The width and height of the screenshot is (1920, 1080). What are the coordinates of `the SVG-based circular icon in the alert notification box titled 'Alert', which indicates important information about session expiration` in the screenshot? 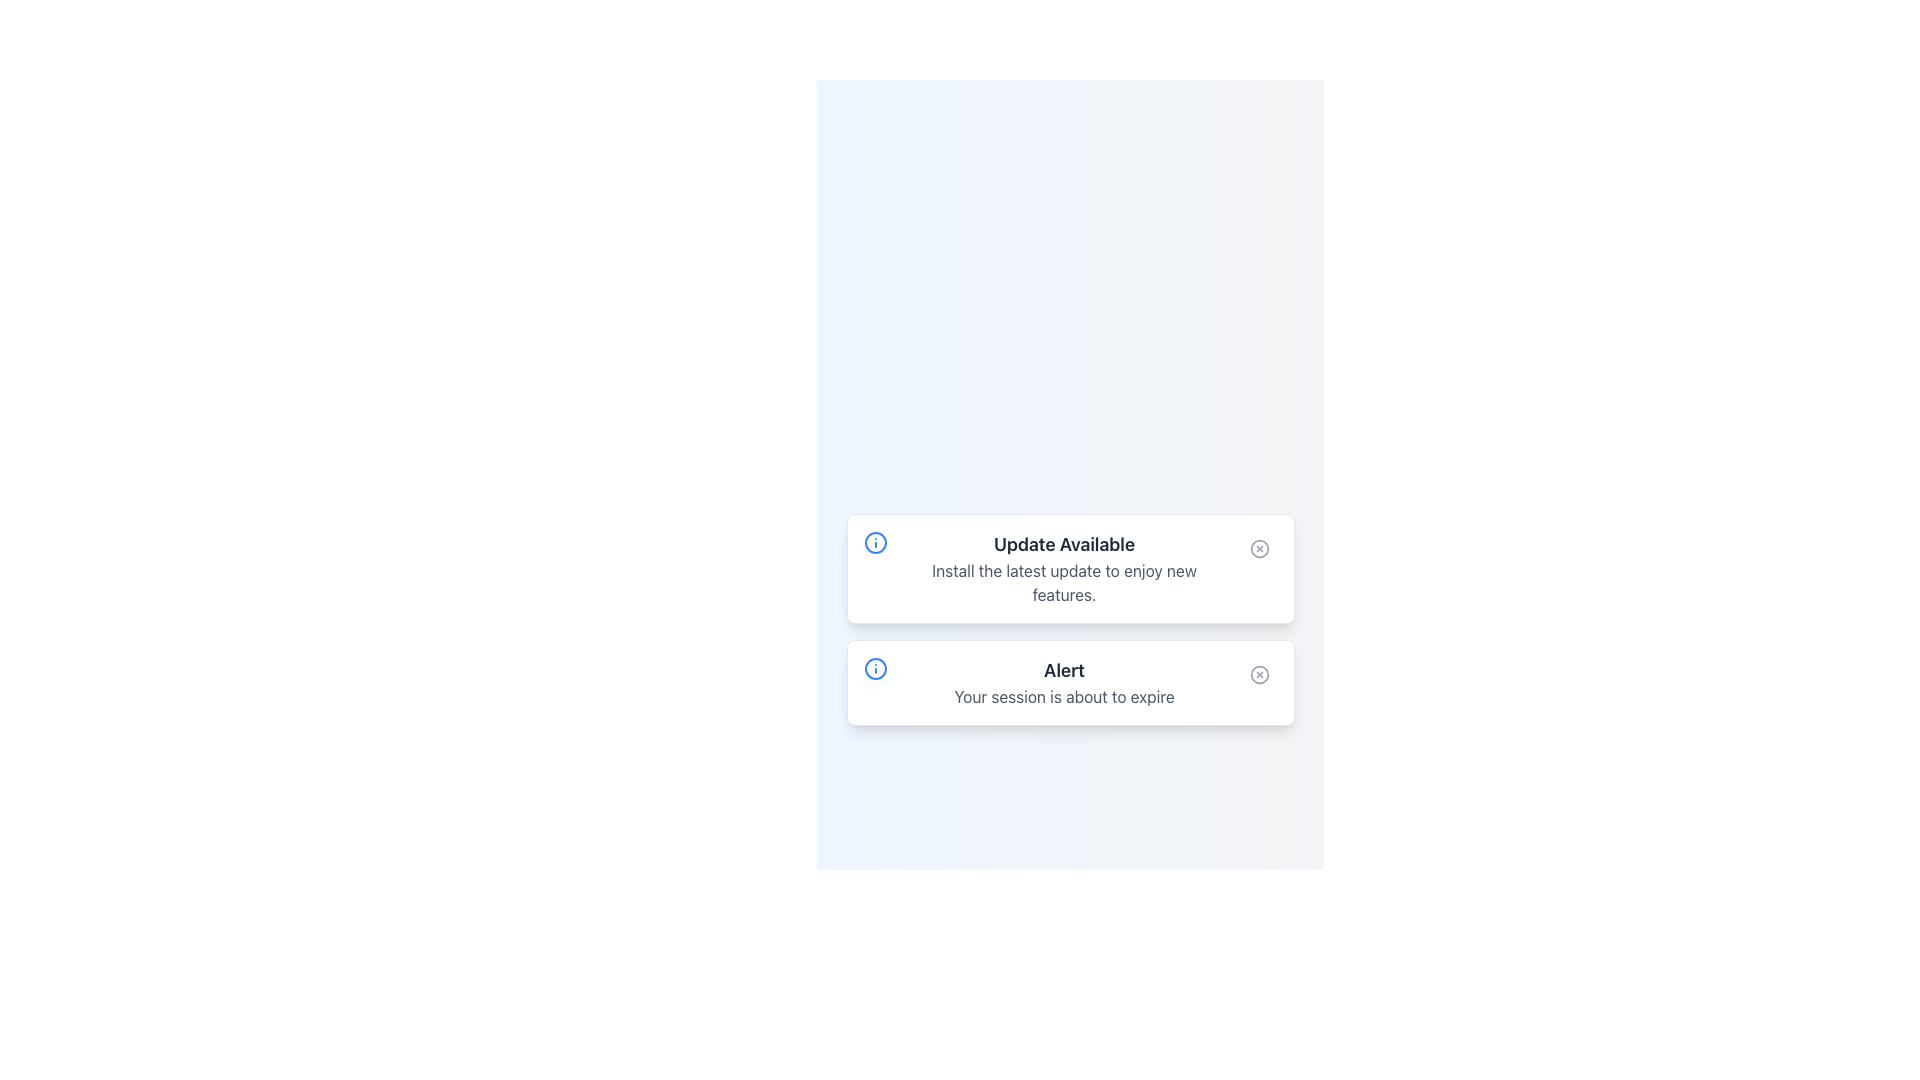 It's located at (875, 668).